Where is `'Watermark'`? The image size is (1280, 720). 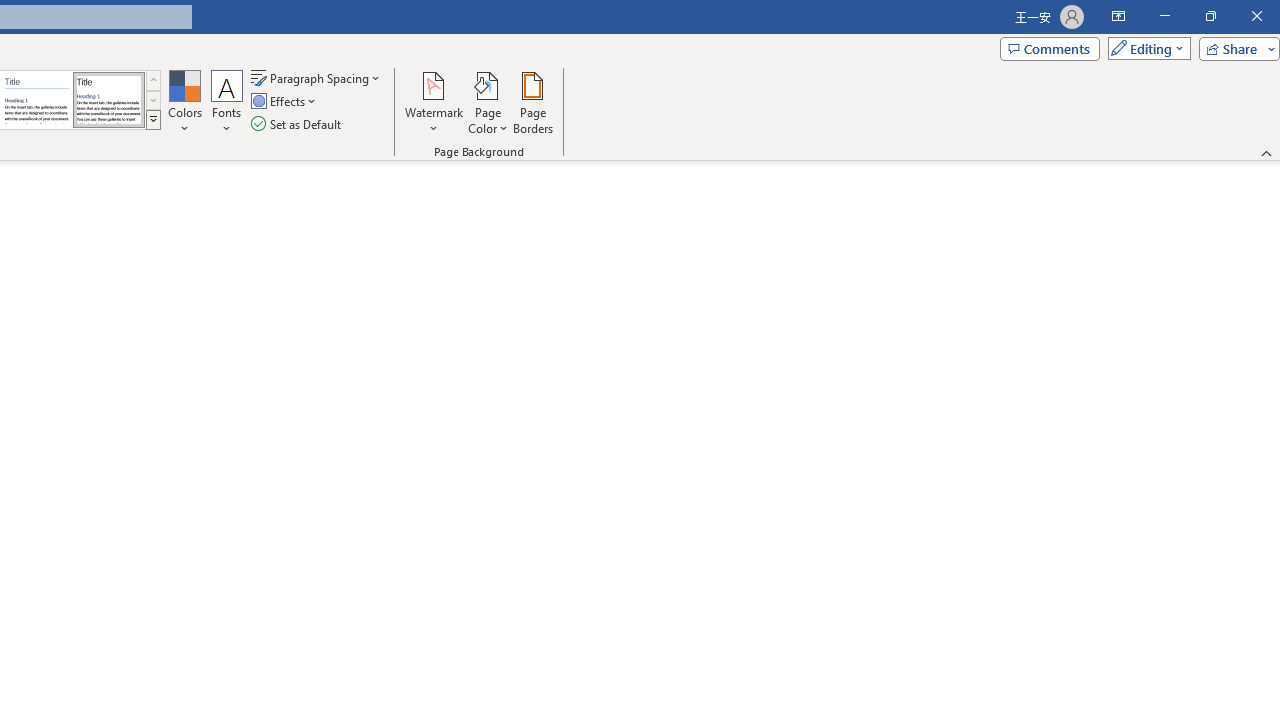 'Watermark' is located at coordinates (433, 103).